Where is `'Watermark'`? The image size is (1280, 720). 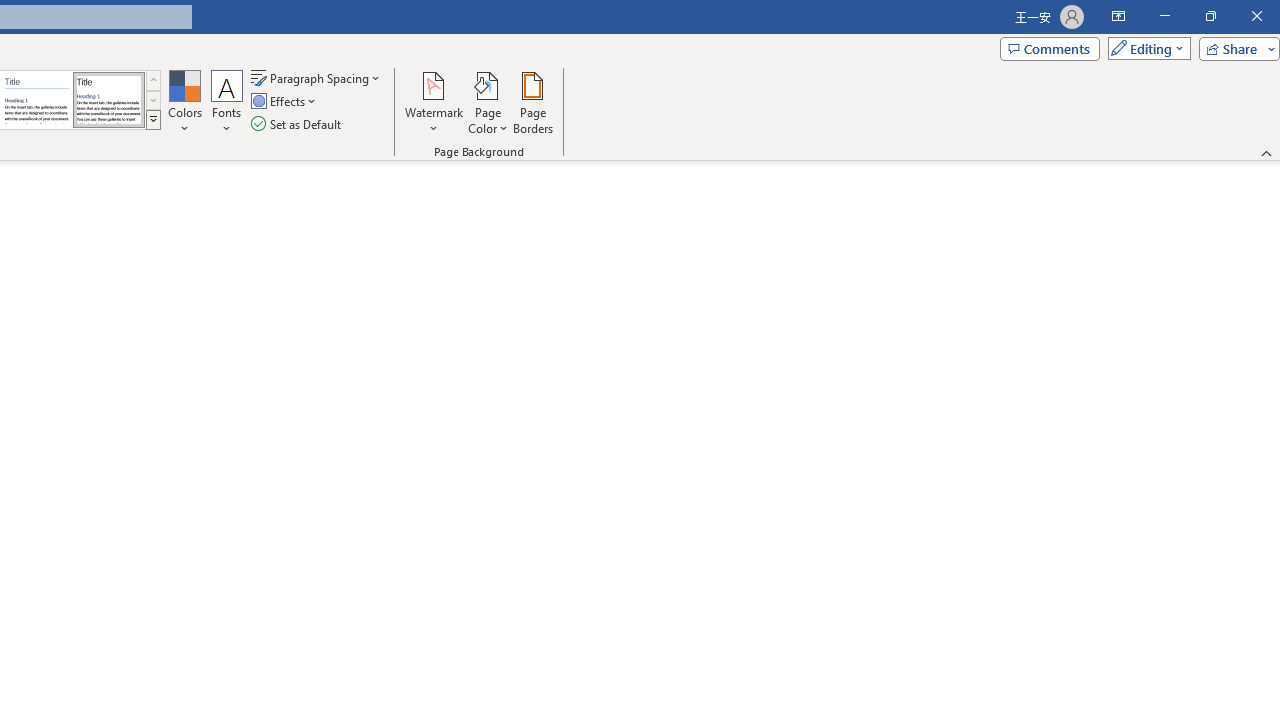 'Watermark' is located at coordinates (433, 103).